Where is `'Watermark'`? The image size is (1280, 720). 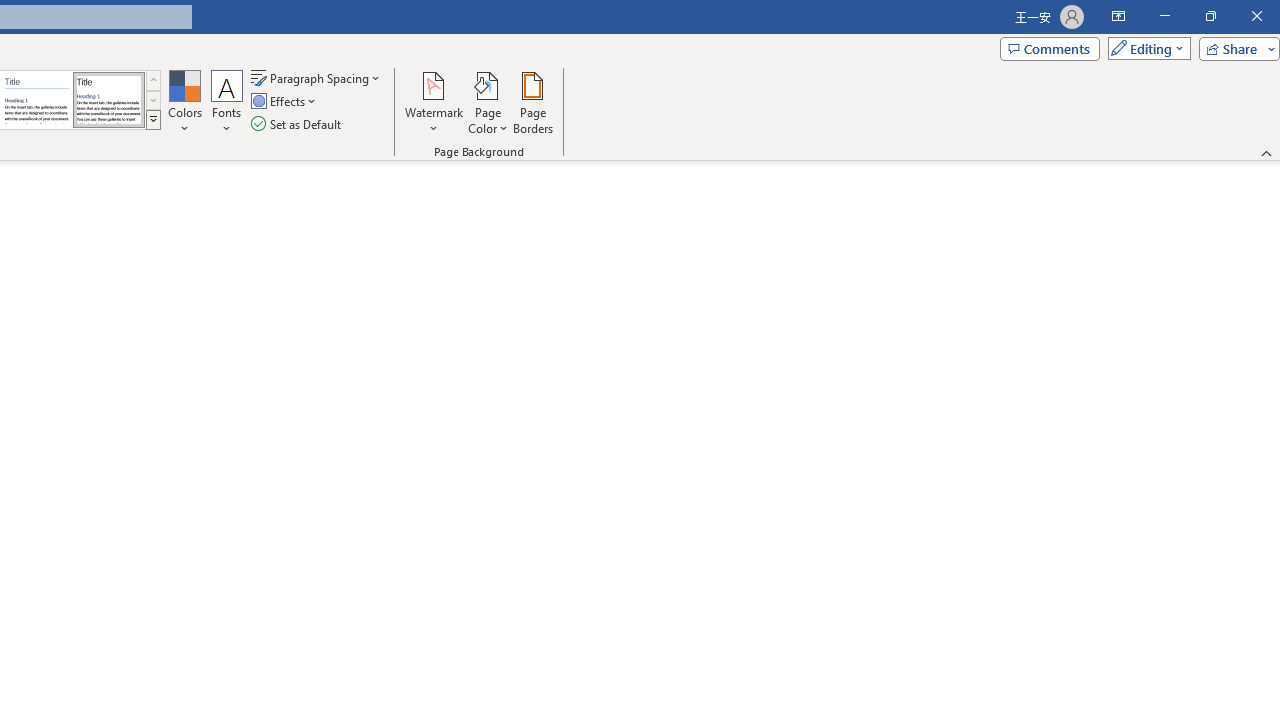 'Watermark' is located at coordinates (433, 103).